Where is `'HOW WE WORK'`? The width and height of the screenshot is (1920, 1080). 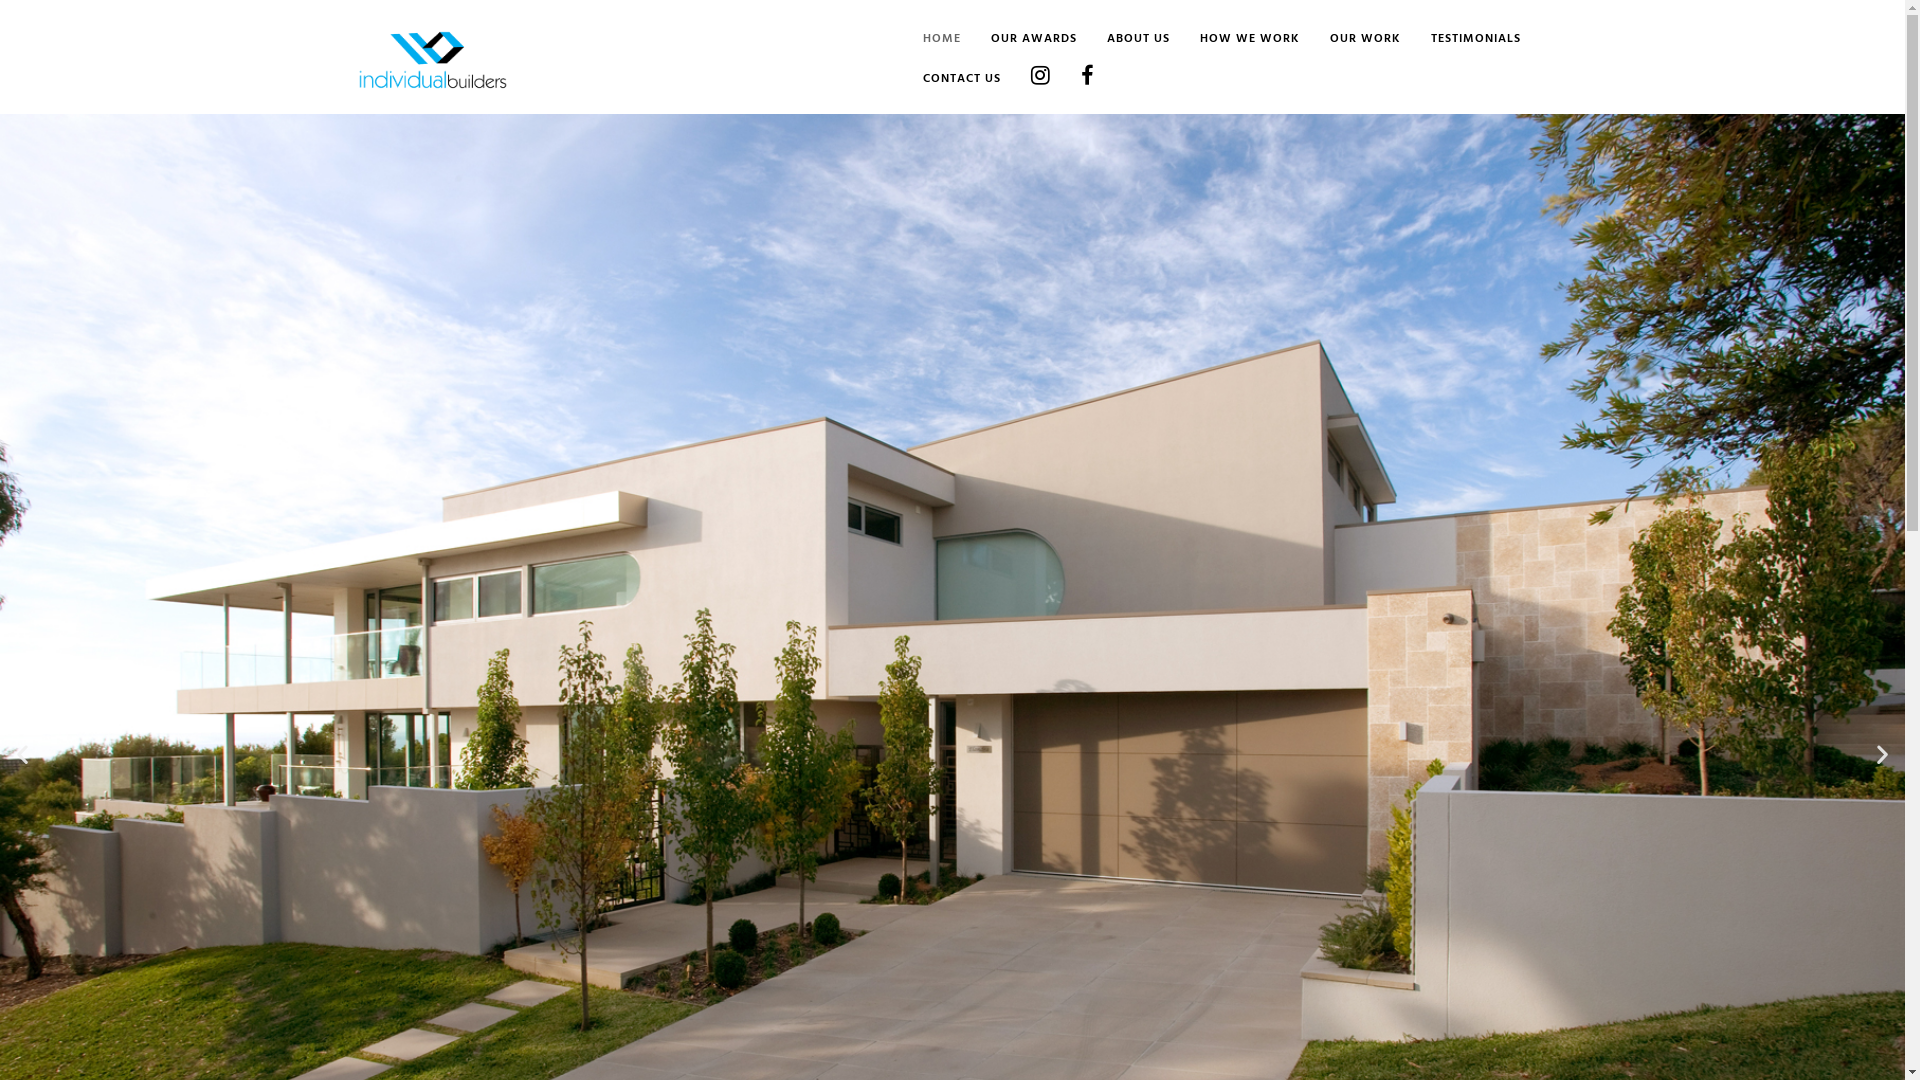 'HOW WE WORK' is located at coordinates (1170, 39).